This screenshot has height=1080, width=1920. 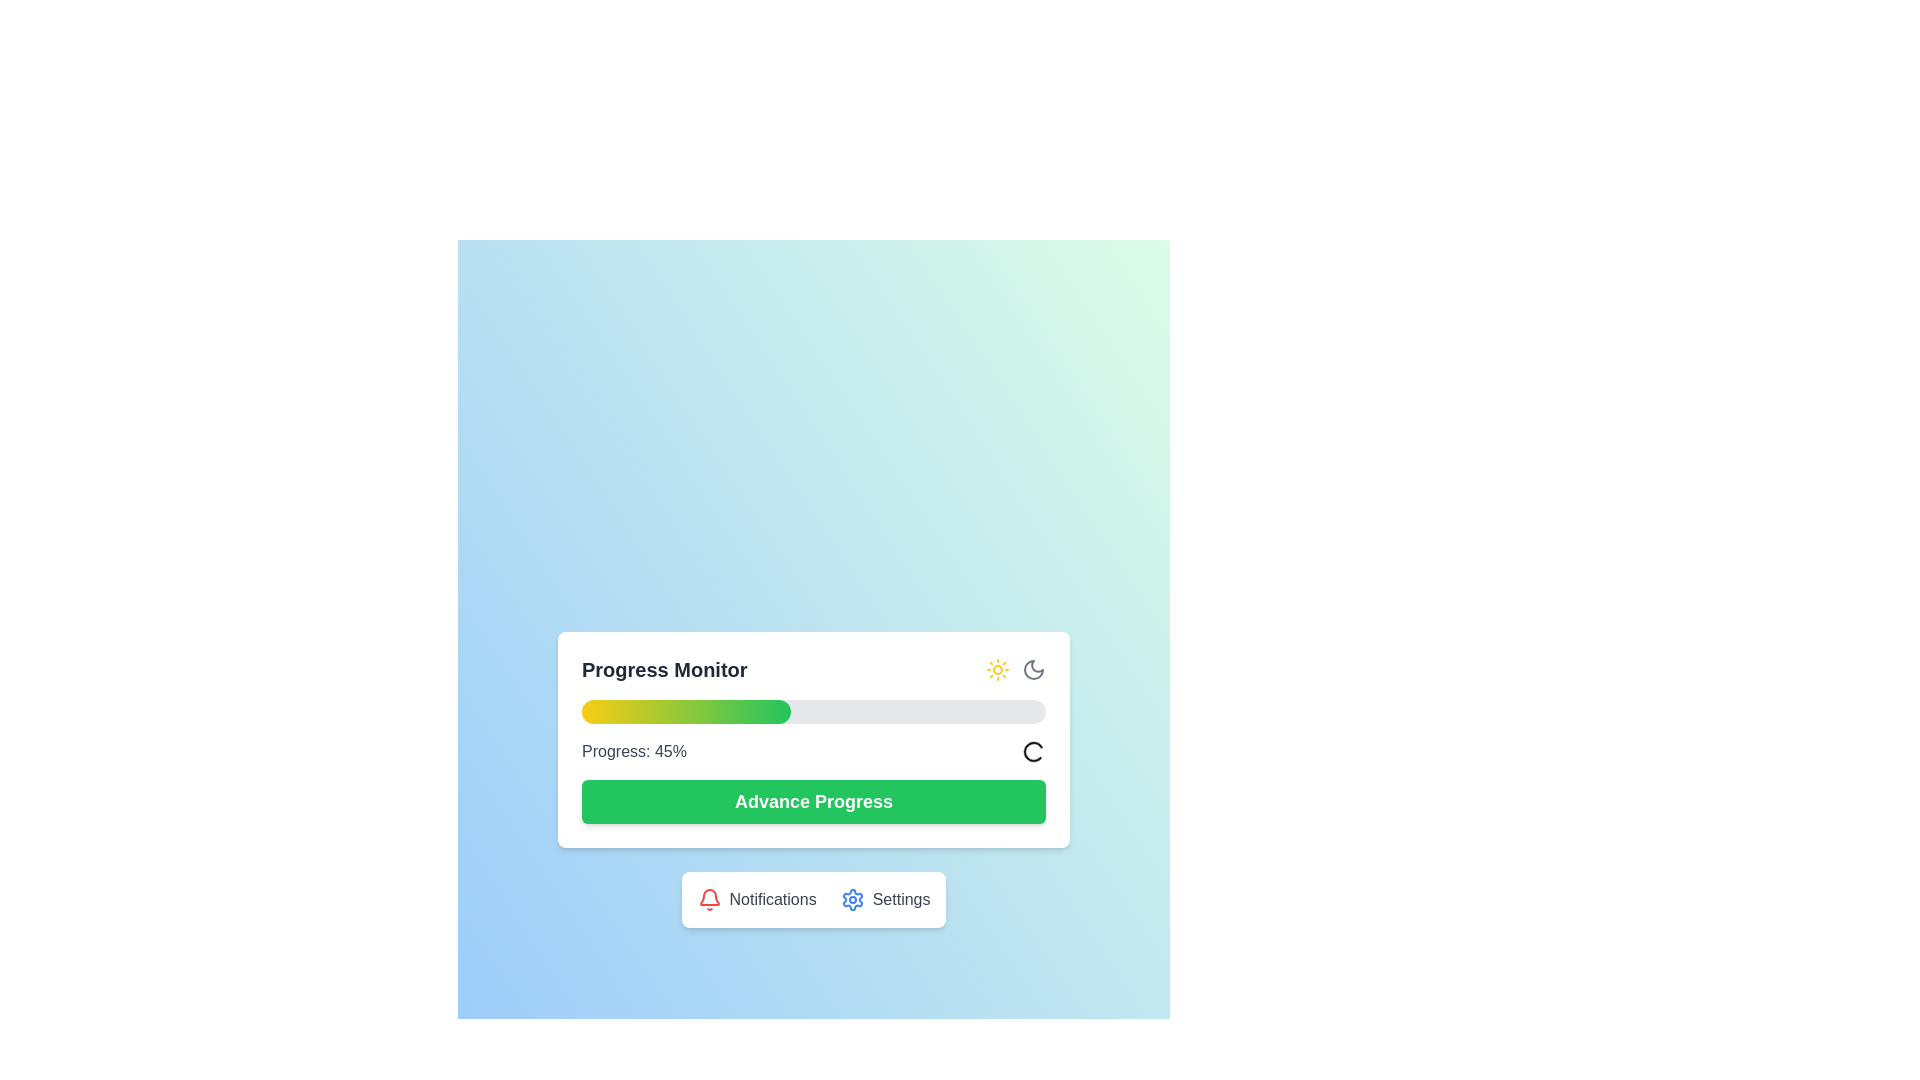 I want to click on the 'Notifications' text label, which is styled in gray and located next to a red bell icon, positioned below the 'Advance Progress' button, so click(x=772, y=898).